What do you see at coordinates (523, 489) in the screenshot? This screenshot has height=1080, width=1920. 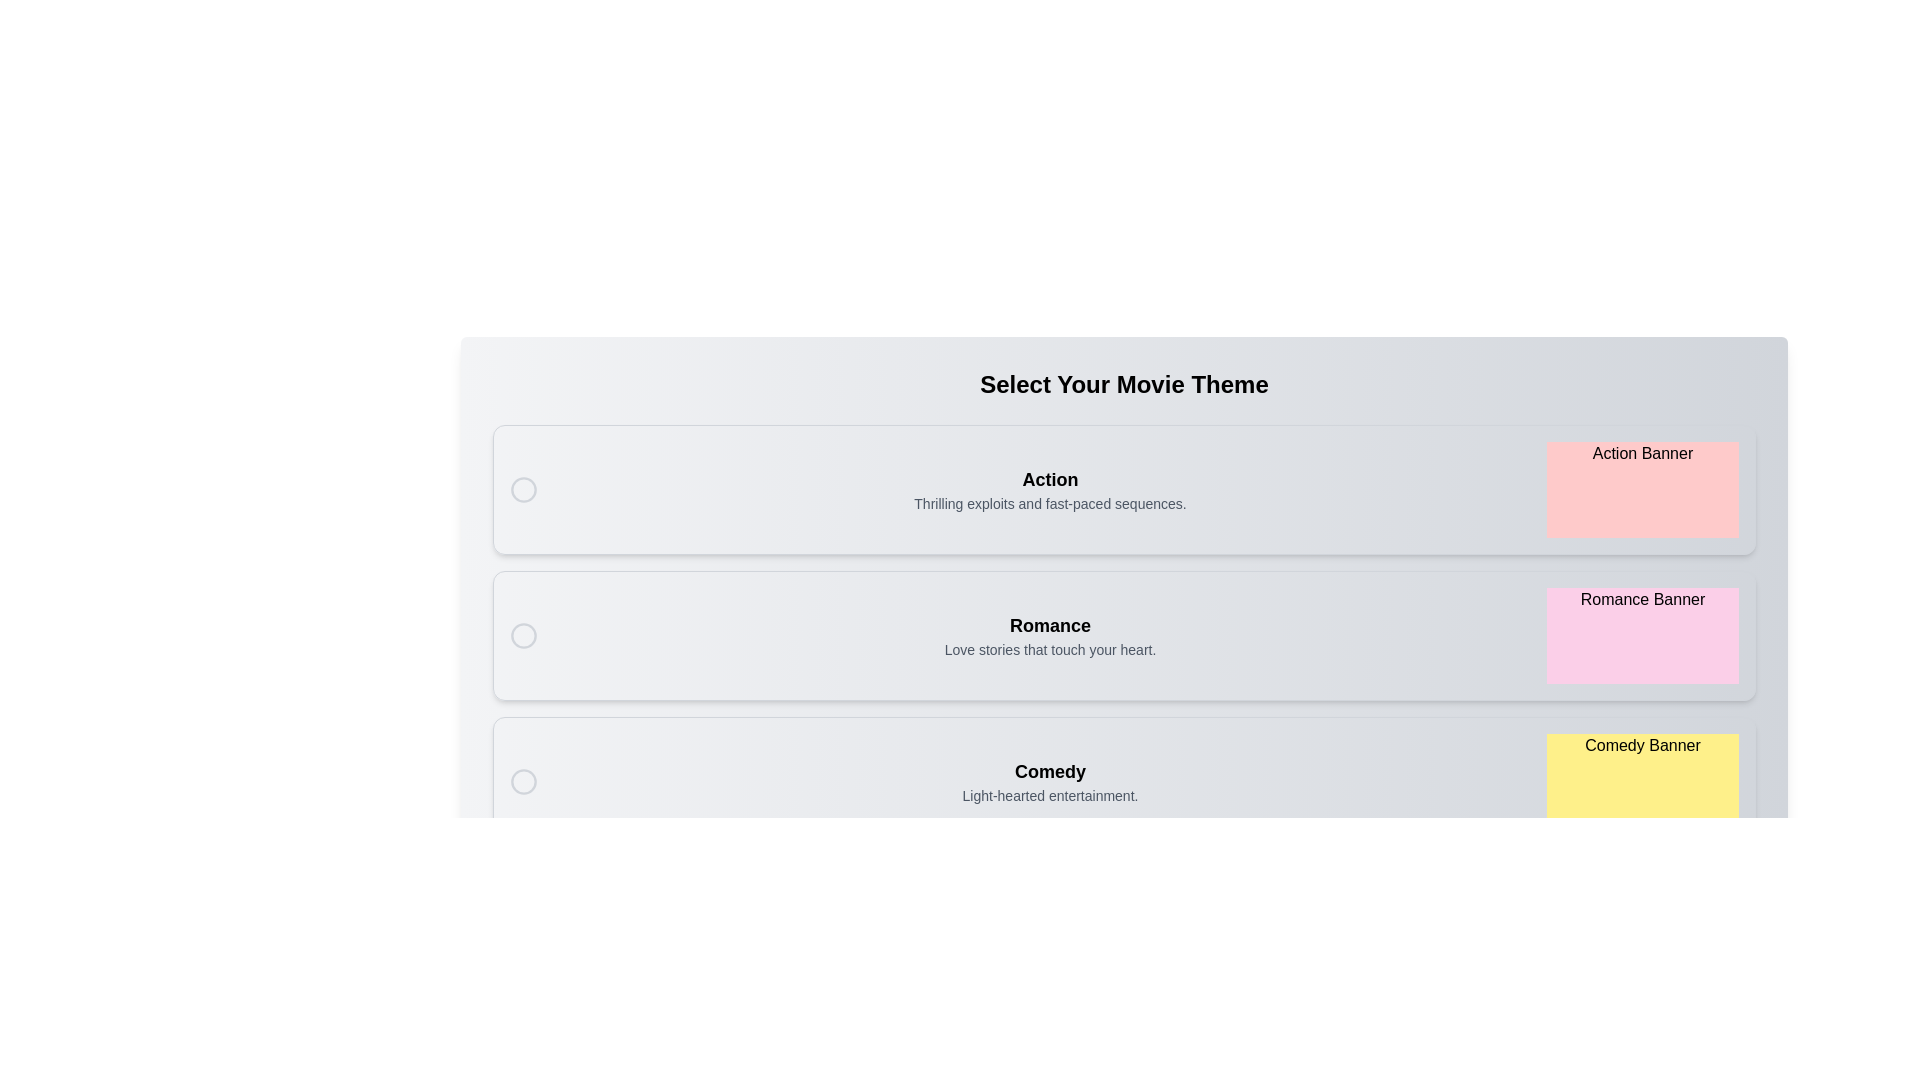 I see `the center of the circular graphical element, which is the inner circle of a radio button` at bounding box center [523, 489].